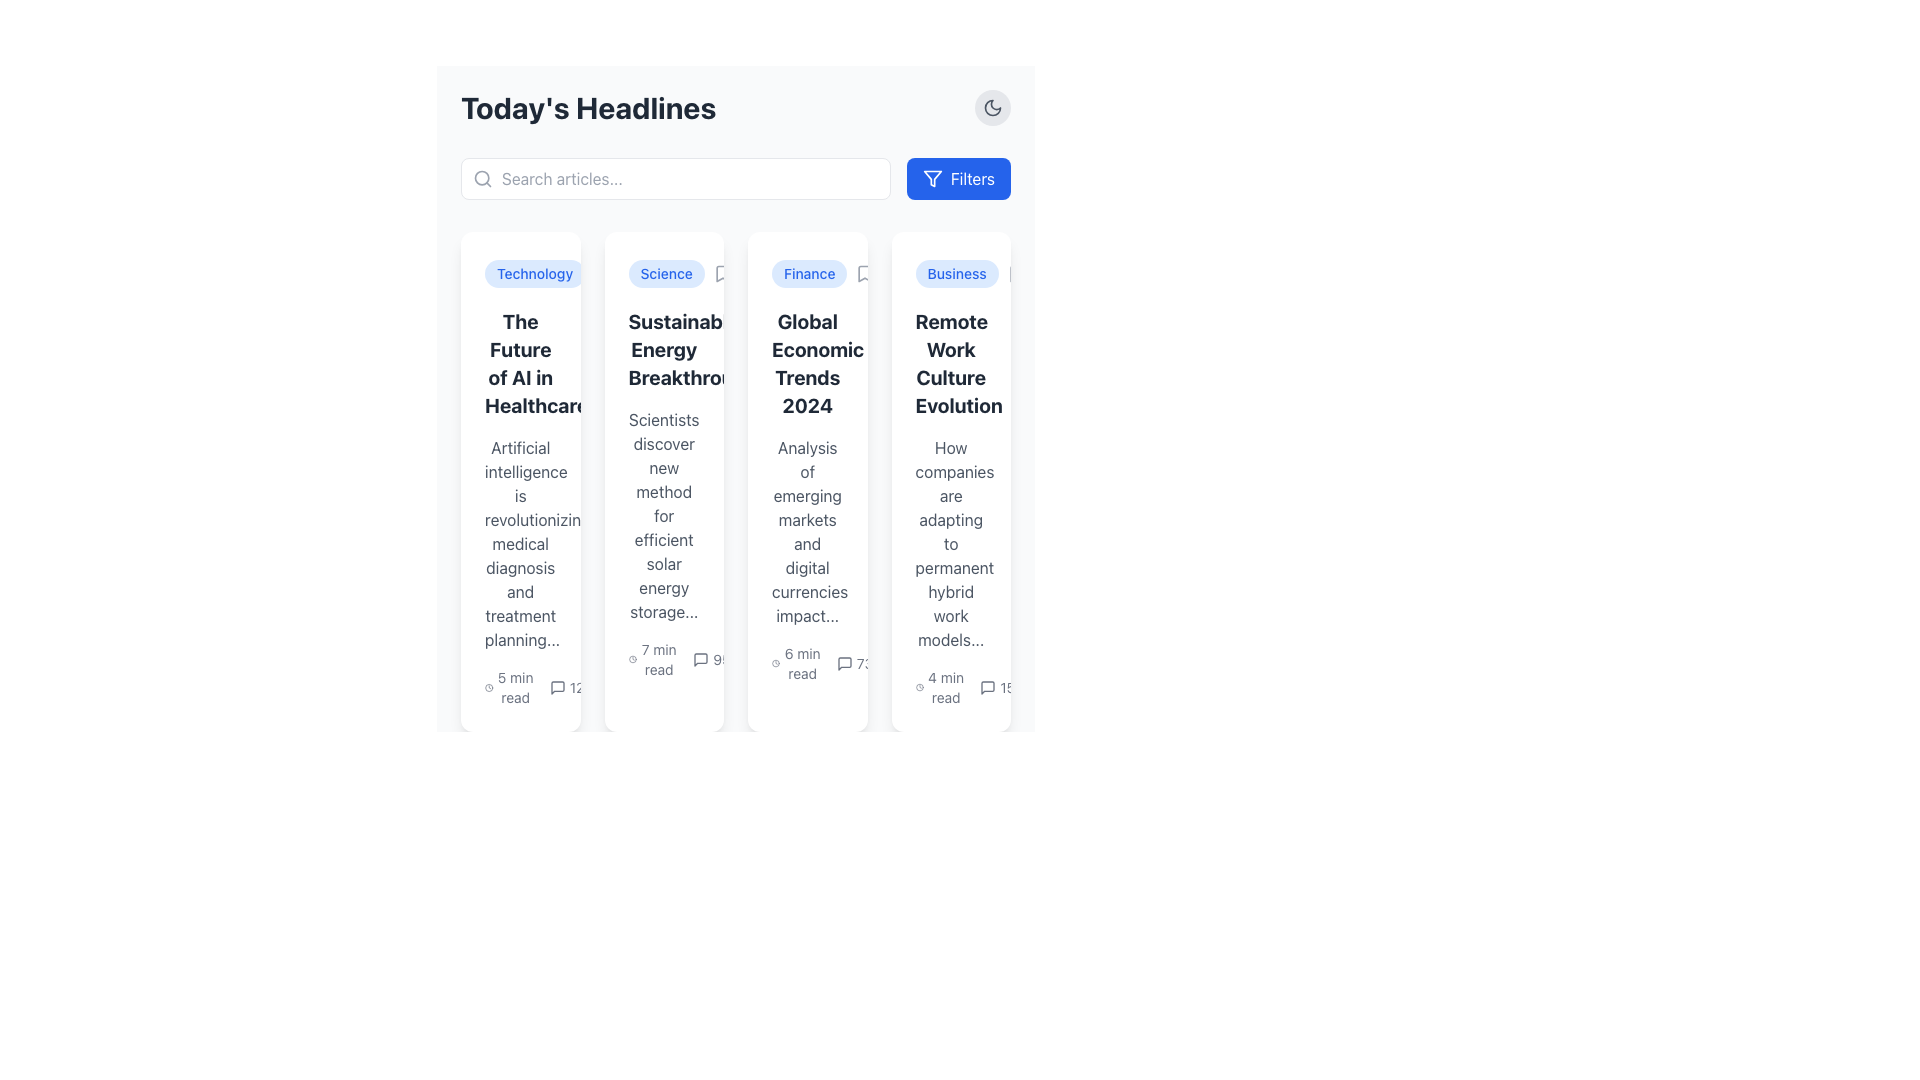 The width and height of the screenshot is (1920, 1080). What do you see at coordinates (993, 108) in the screenshot?
I see `the crescent moon-shaped toggle icon for dark mode located in the upper-right corner of the interface` at bounding box center [993, 108].